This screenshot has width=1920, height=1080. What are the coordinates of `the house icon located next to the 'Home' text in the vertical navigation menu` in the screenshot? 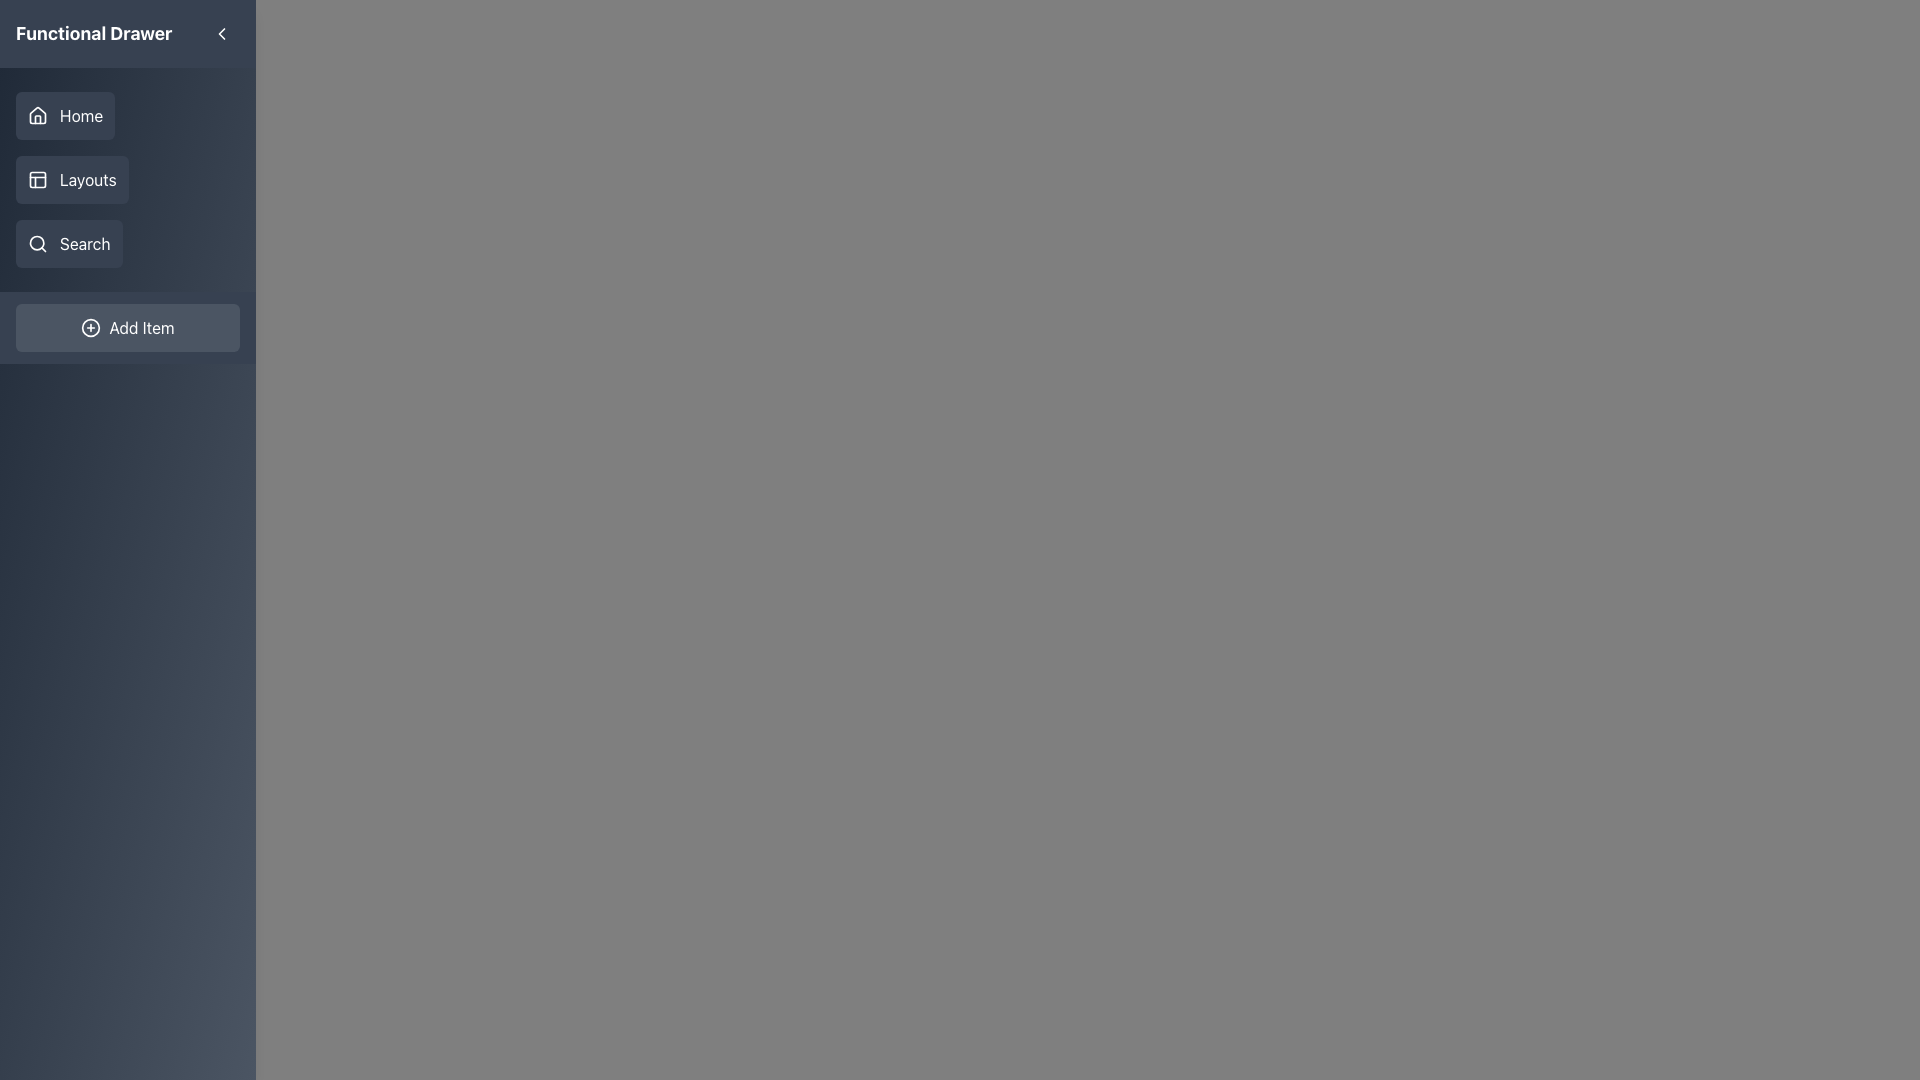 It's located at (38, 115).